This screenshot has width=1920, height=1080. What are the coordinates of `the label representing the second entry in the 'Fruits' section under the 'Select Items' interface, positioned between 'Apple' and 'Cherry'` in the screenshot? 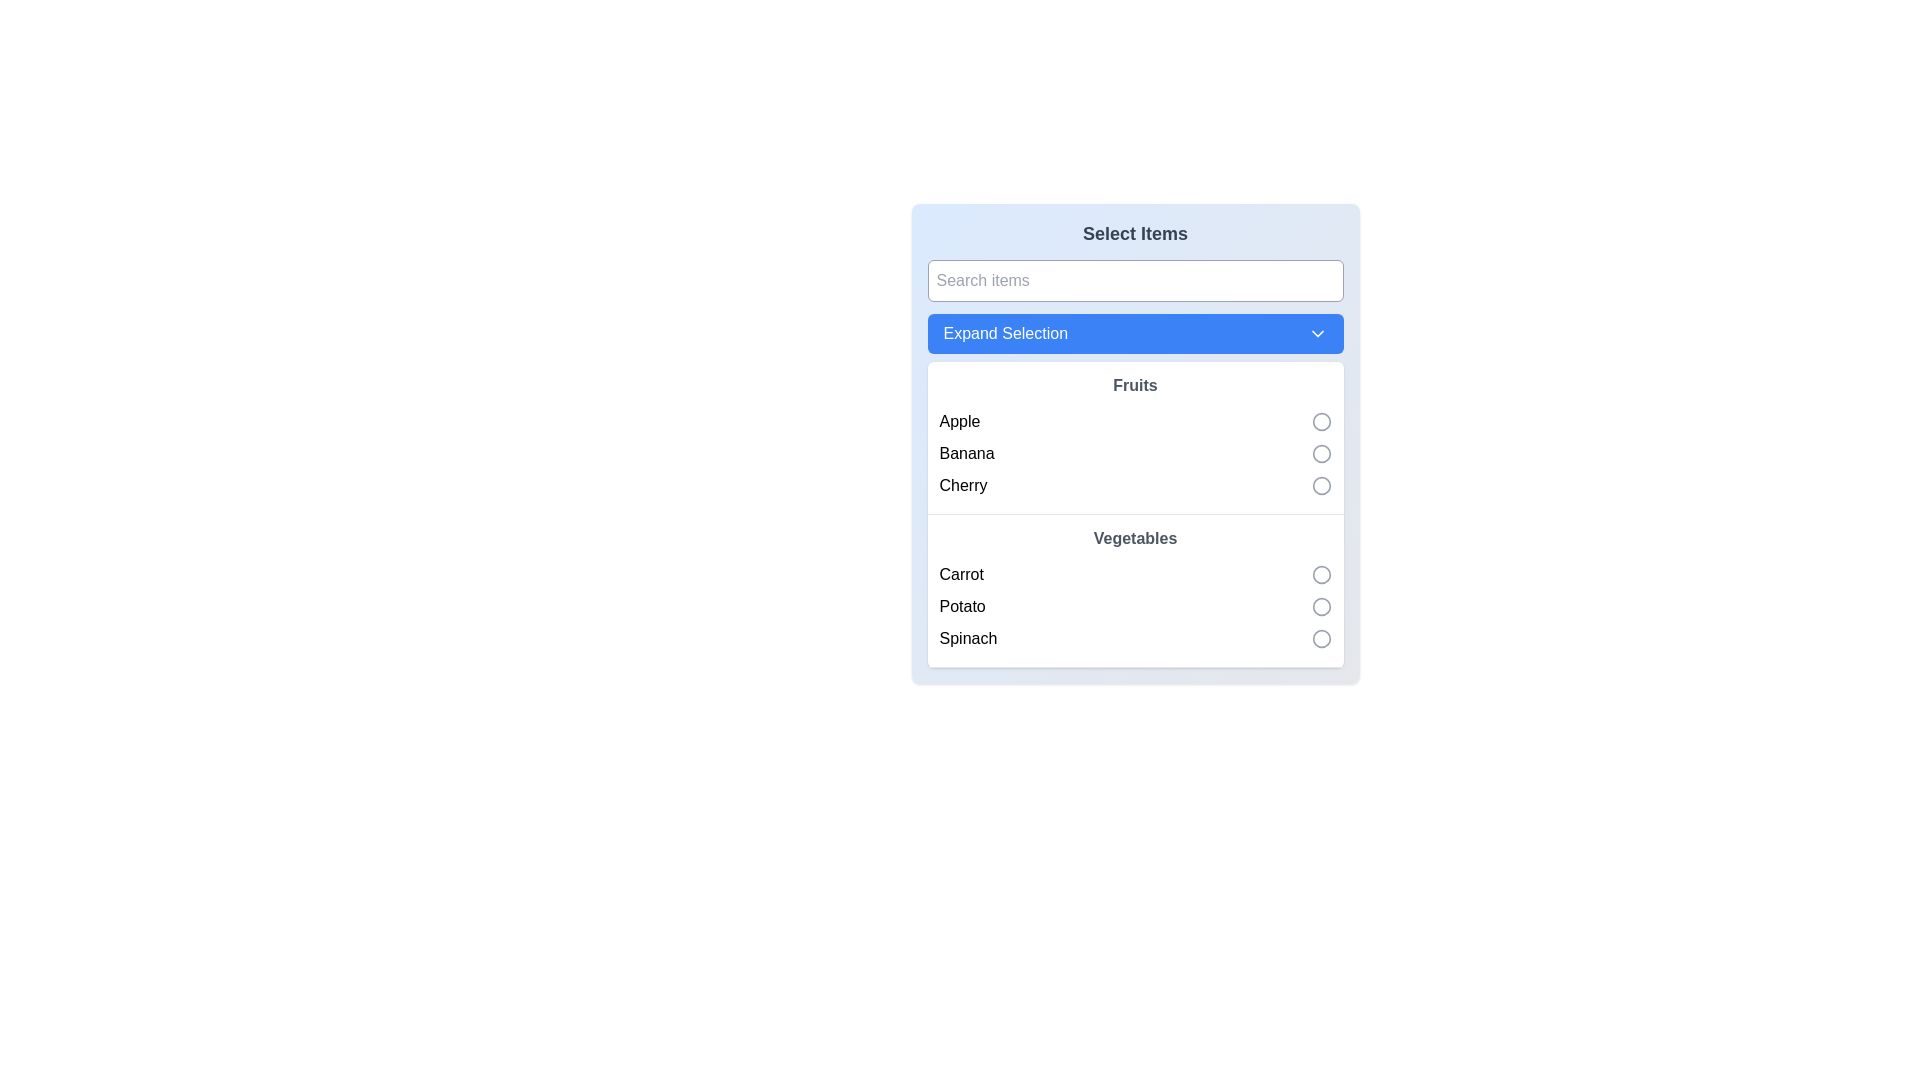 It's located at (967, 454).